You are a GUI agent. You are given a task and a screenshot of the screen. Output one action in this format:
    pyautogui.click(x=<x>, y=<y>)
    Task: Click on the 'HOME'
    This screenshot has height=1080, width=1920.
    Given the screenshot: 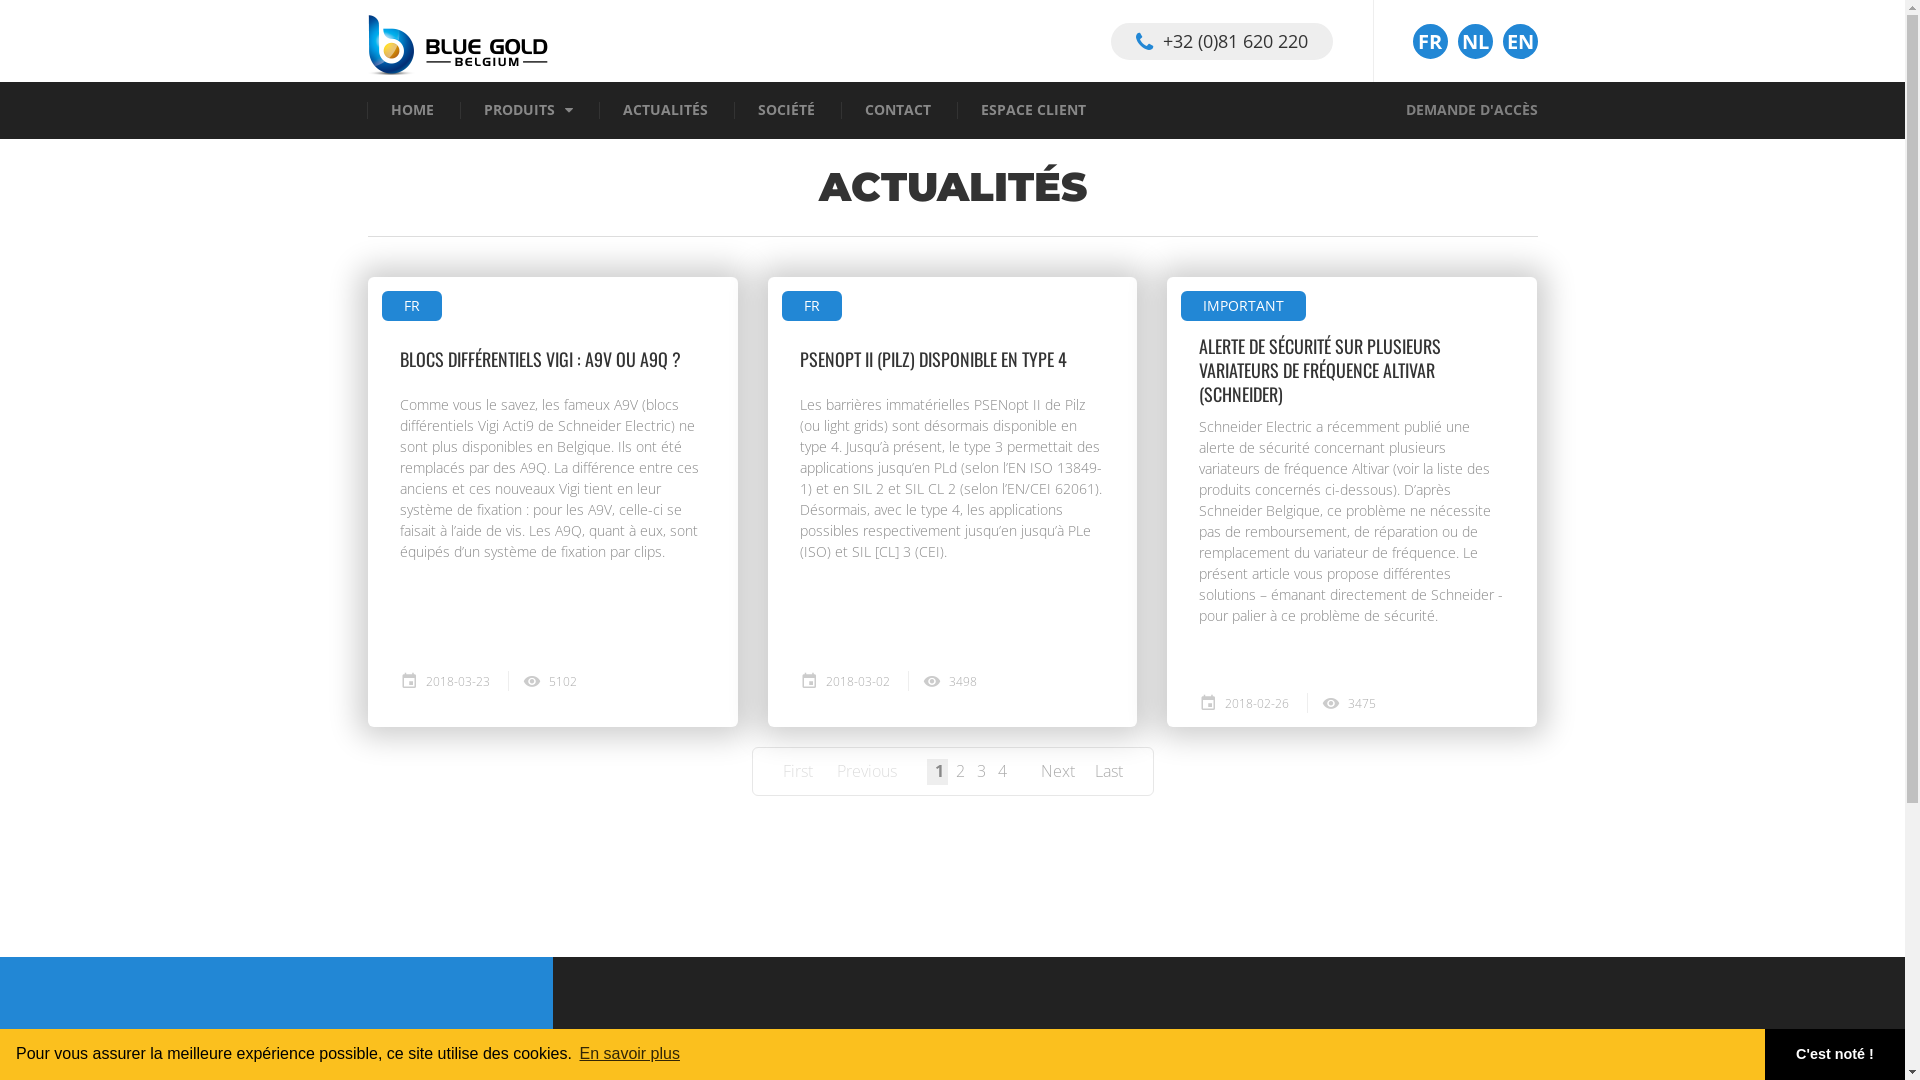 What is the action you would take?
    pyautogui.click(x=394, y=1065)
    